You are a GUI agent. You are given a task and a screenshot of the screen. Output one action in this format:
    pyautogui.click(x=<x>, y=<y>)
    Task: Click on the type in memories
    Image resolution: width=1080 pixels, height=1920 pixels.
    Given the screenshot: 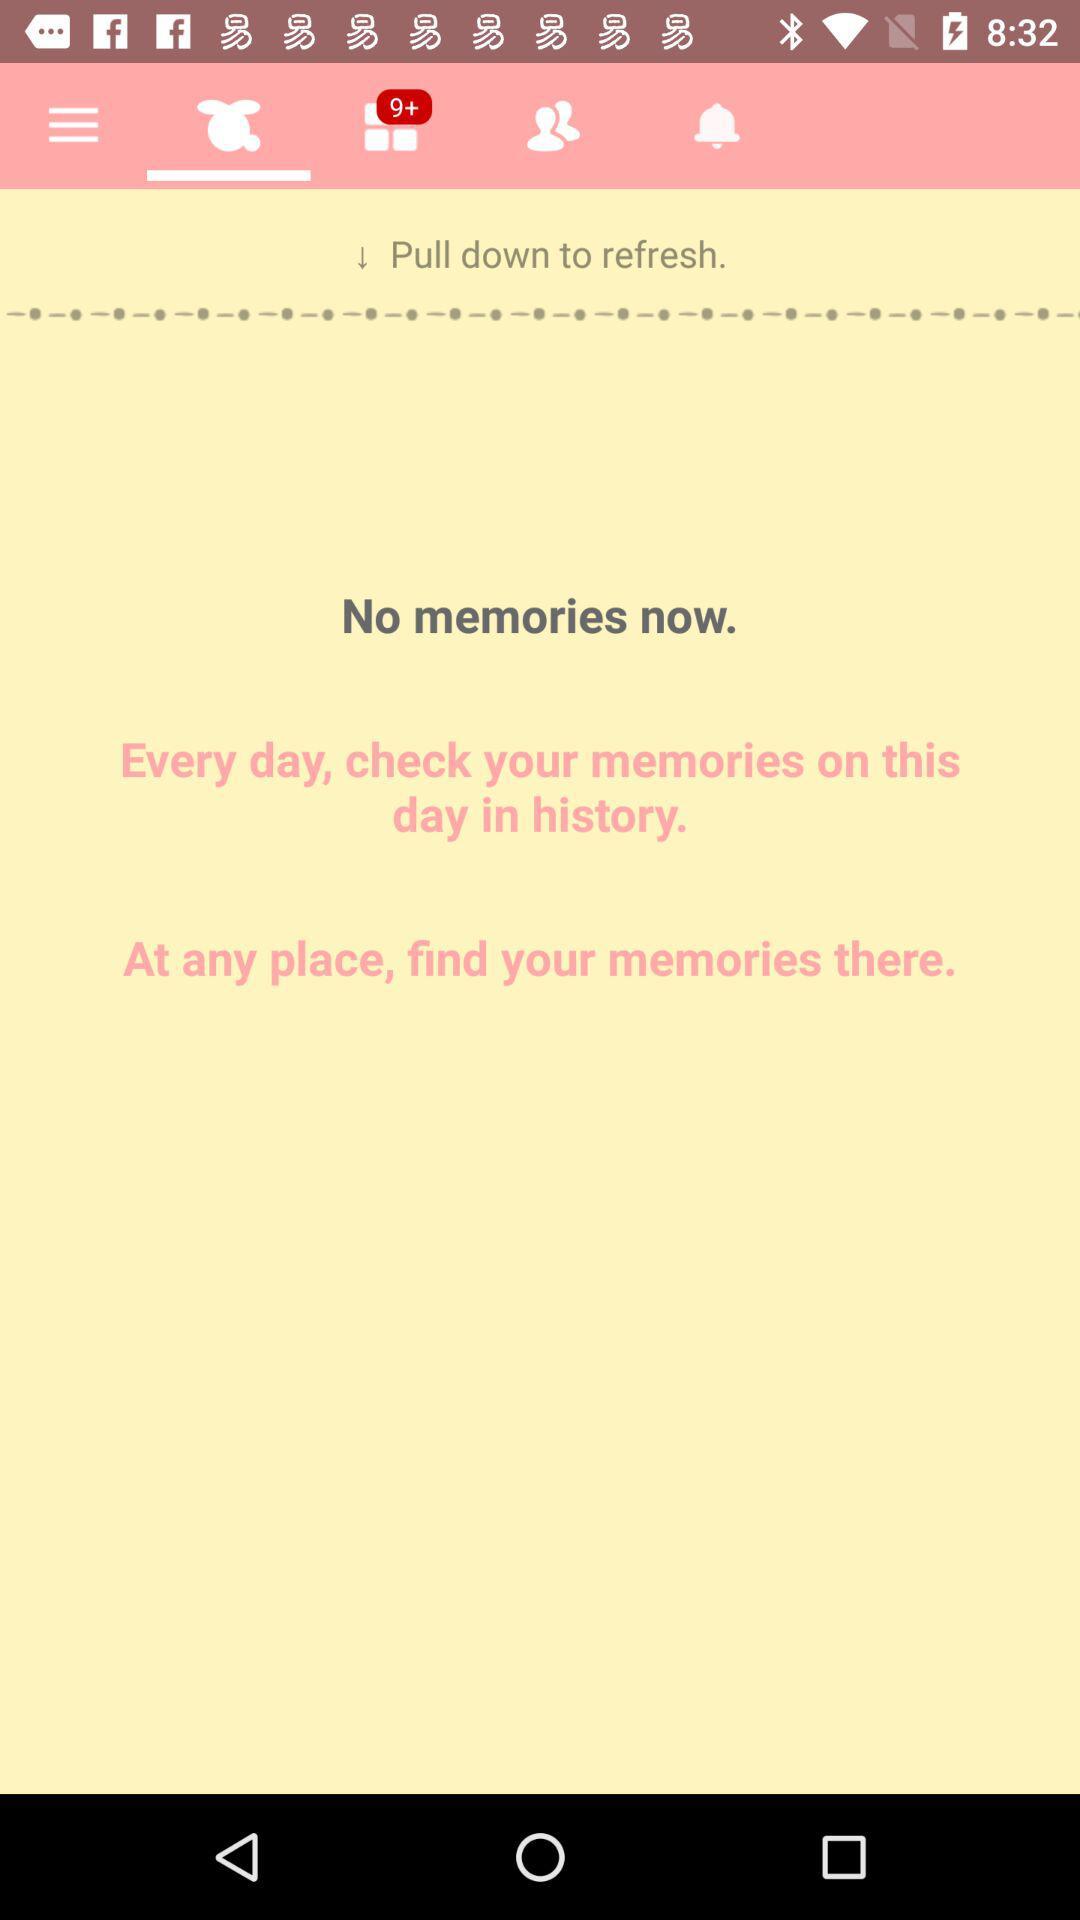 What is the action you would take?
    pyautogui.click(x=540, y=991)
    